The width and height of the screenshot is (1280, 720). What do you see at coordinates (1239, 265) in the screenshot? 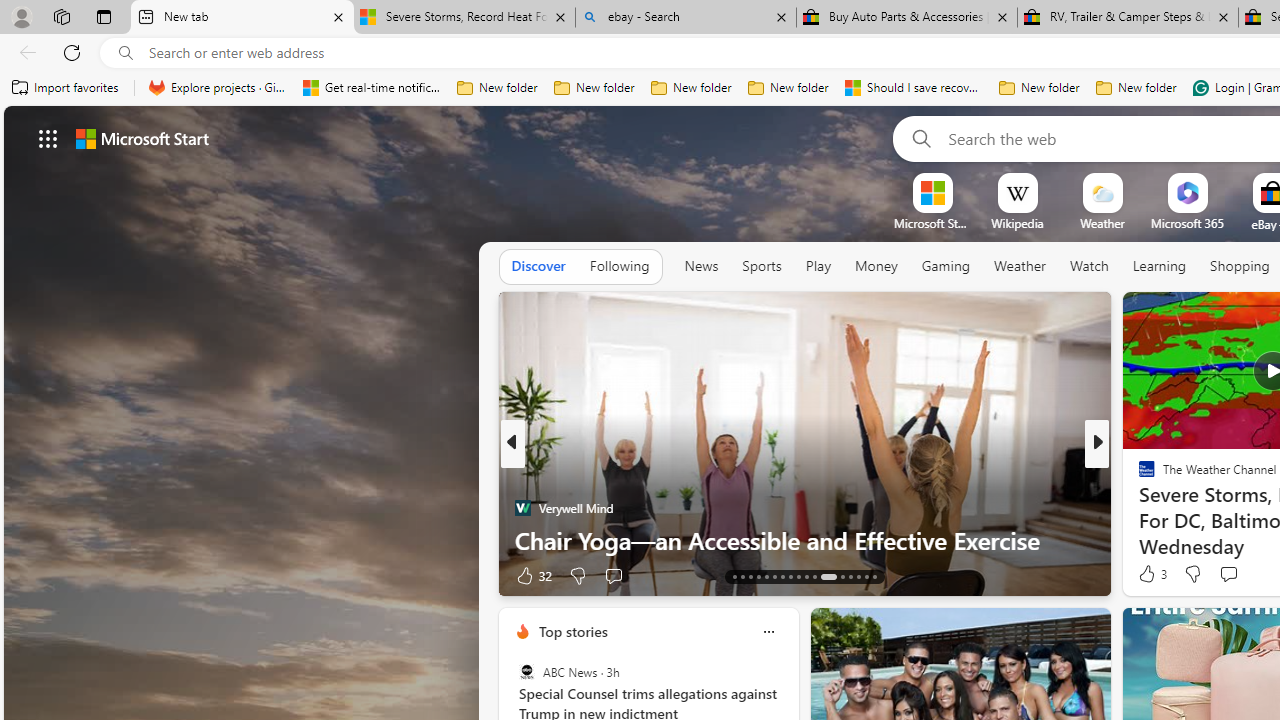
I see `'Shopping'` at bounding box center [1239, 265].